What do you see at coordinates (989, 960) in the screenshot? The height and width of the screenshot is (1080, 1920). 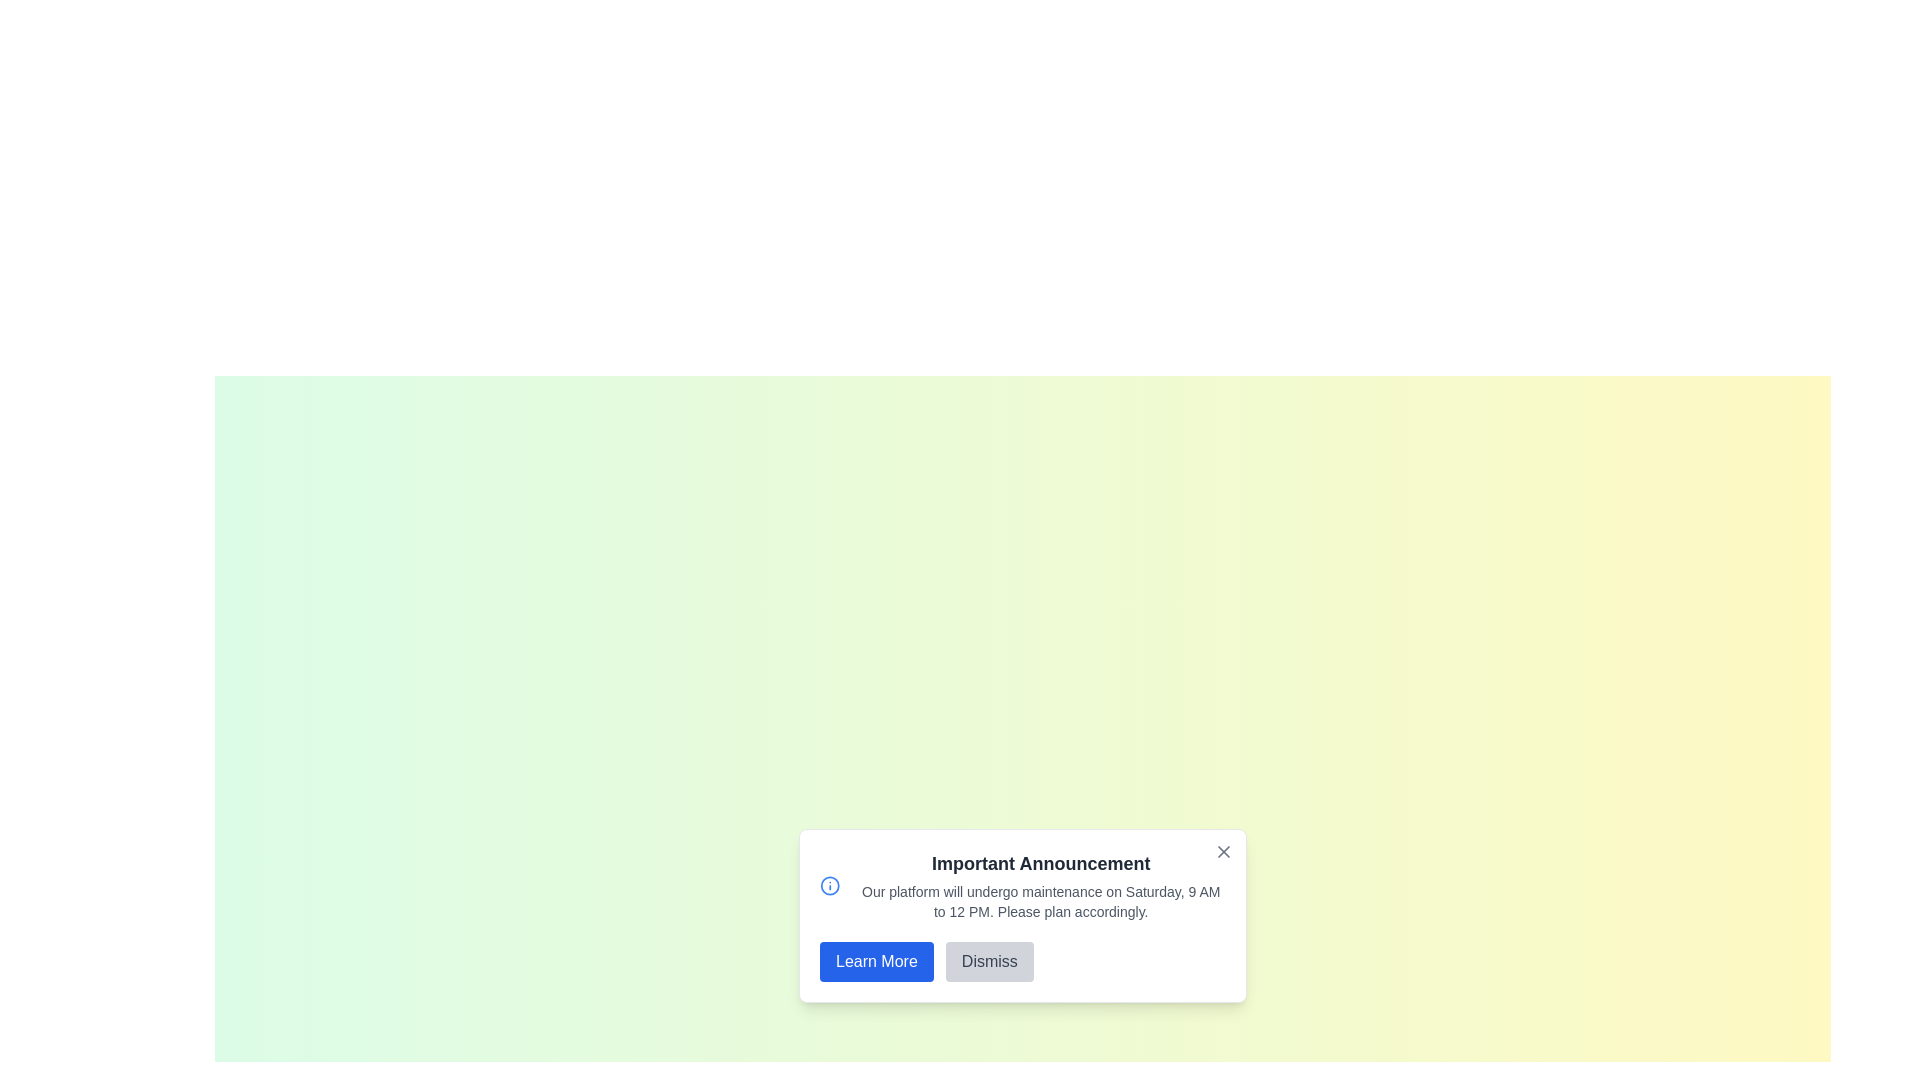 I see `the 'Dismiss' button to close the notification` at bounding box center [989, 960].